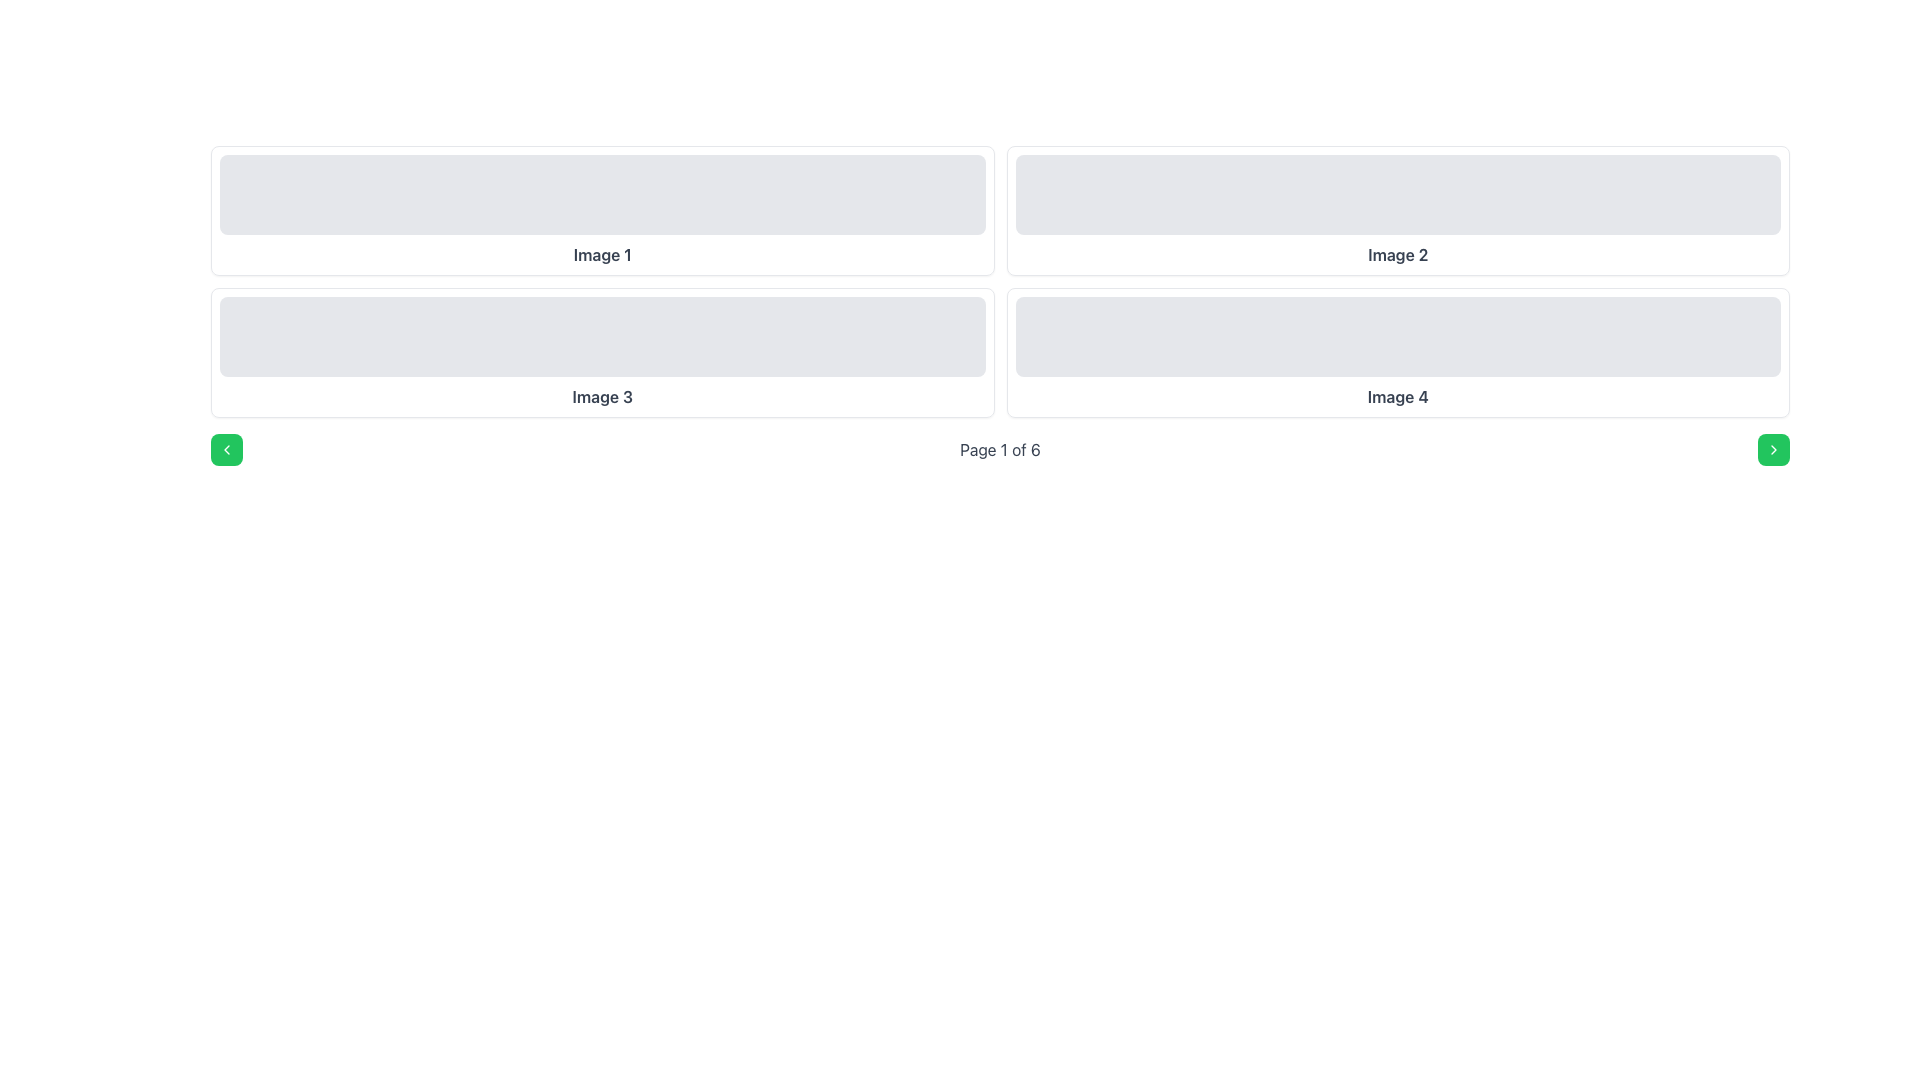  I want to click on displayed text 'Image 1' from the text label that is centrally positioned in the upper left section of the grid layout, so click(601, 253).